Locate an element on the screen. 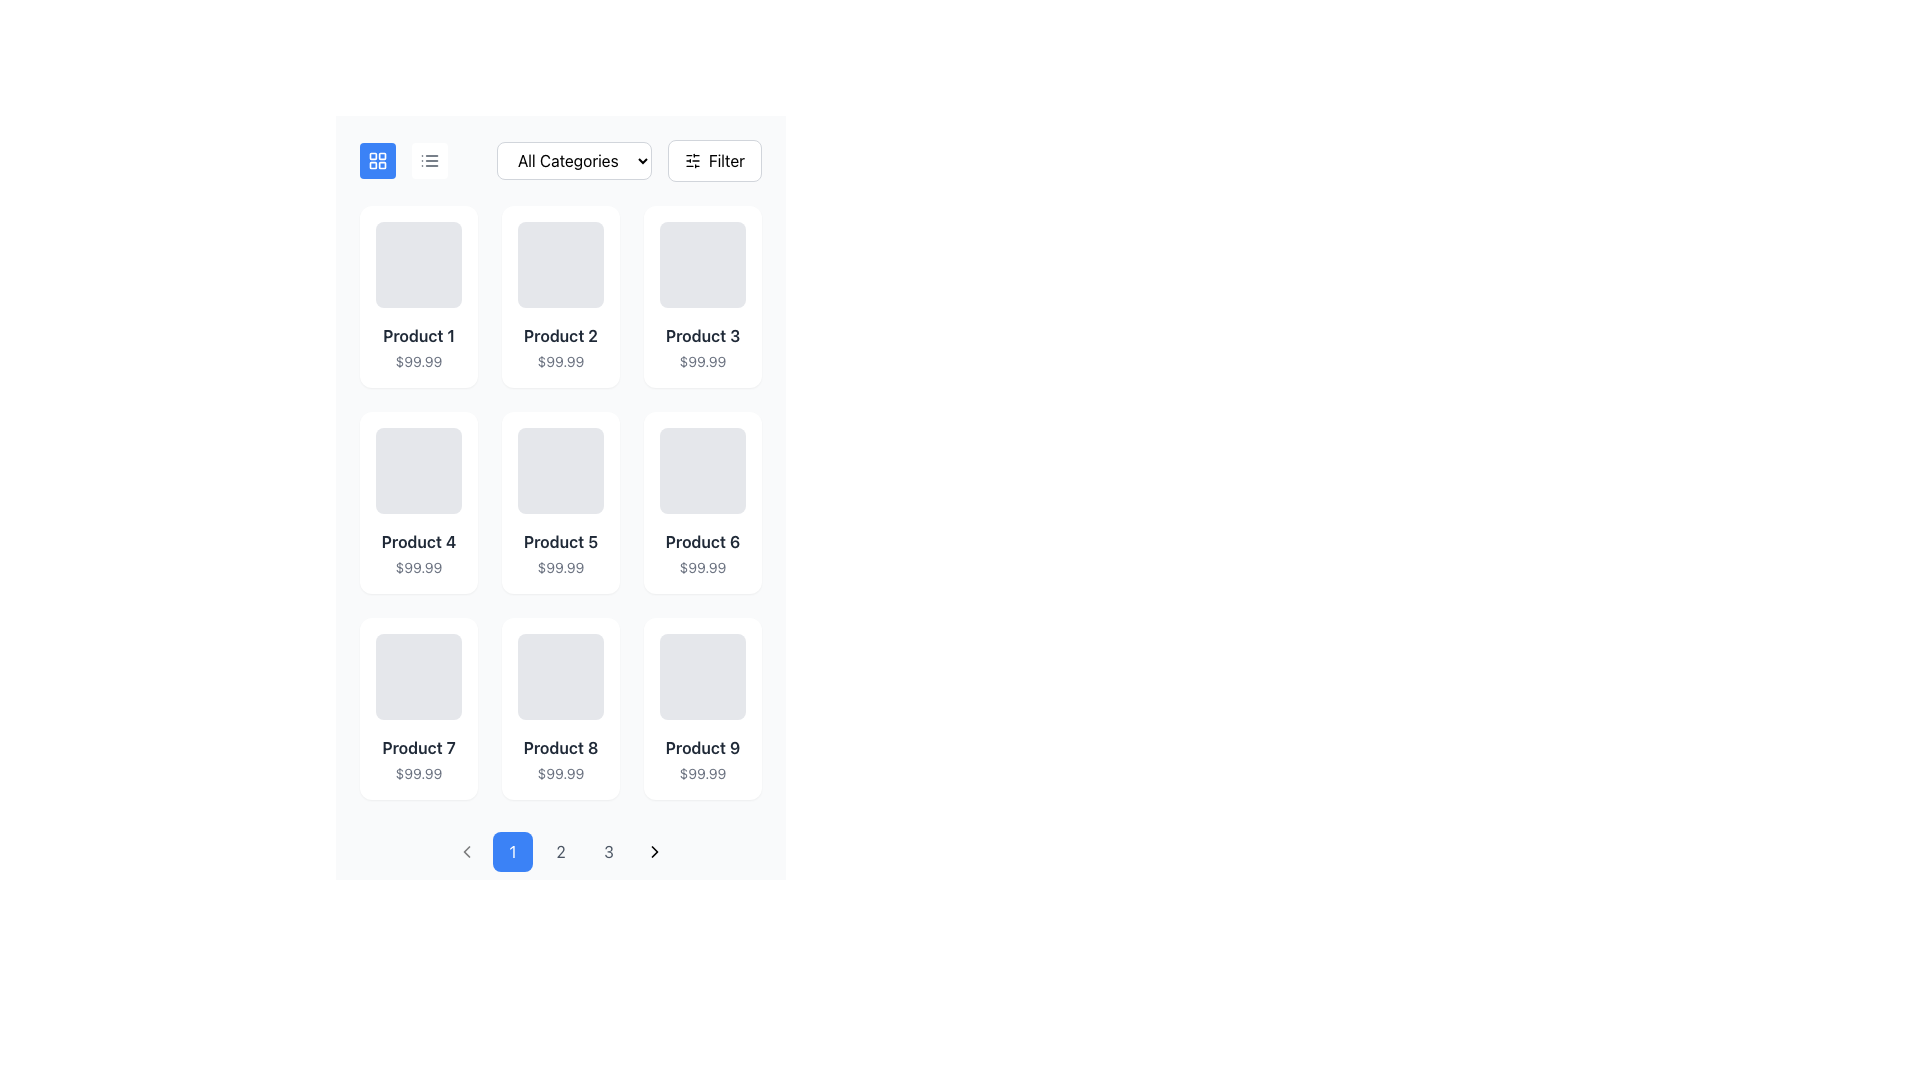 Image resolution: width=1920 pixels, height=1080 pixels. the topmost square-shaped placeholder with a light gray background and rounded corners, located in the bottom-left corner of the grid depicting 'Product 7' is located at coordinates (417, 676).